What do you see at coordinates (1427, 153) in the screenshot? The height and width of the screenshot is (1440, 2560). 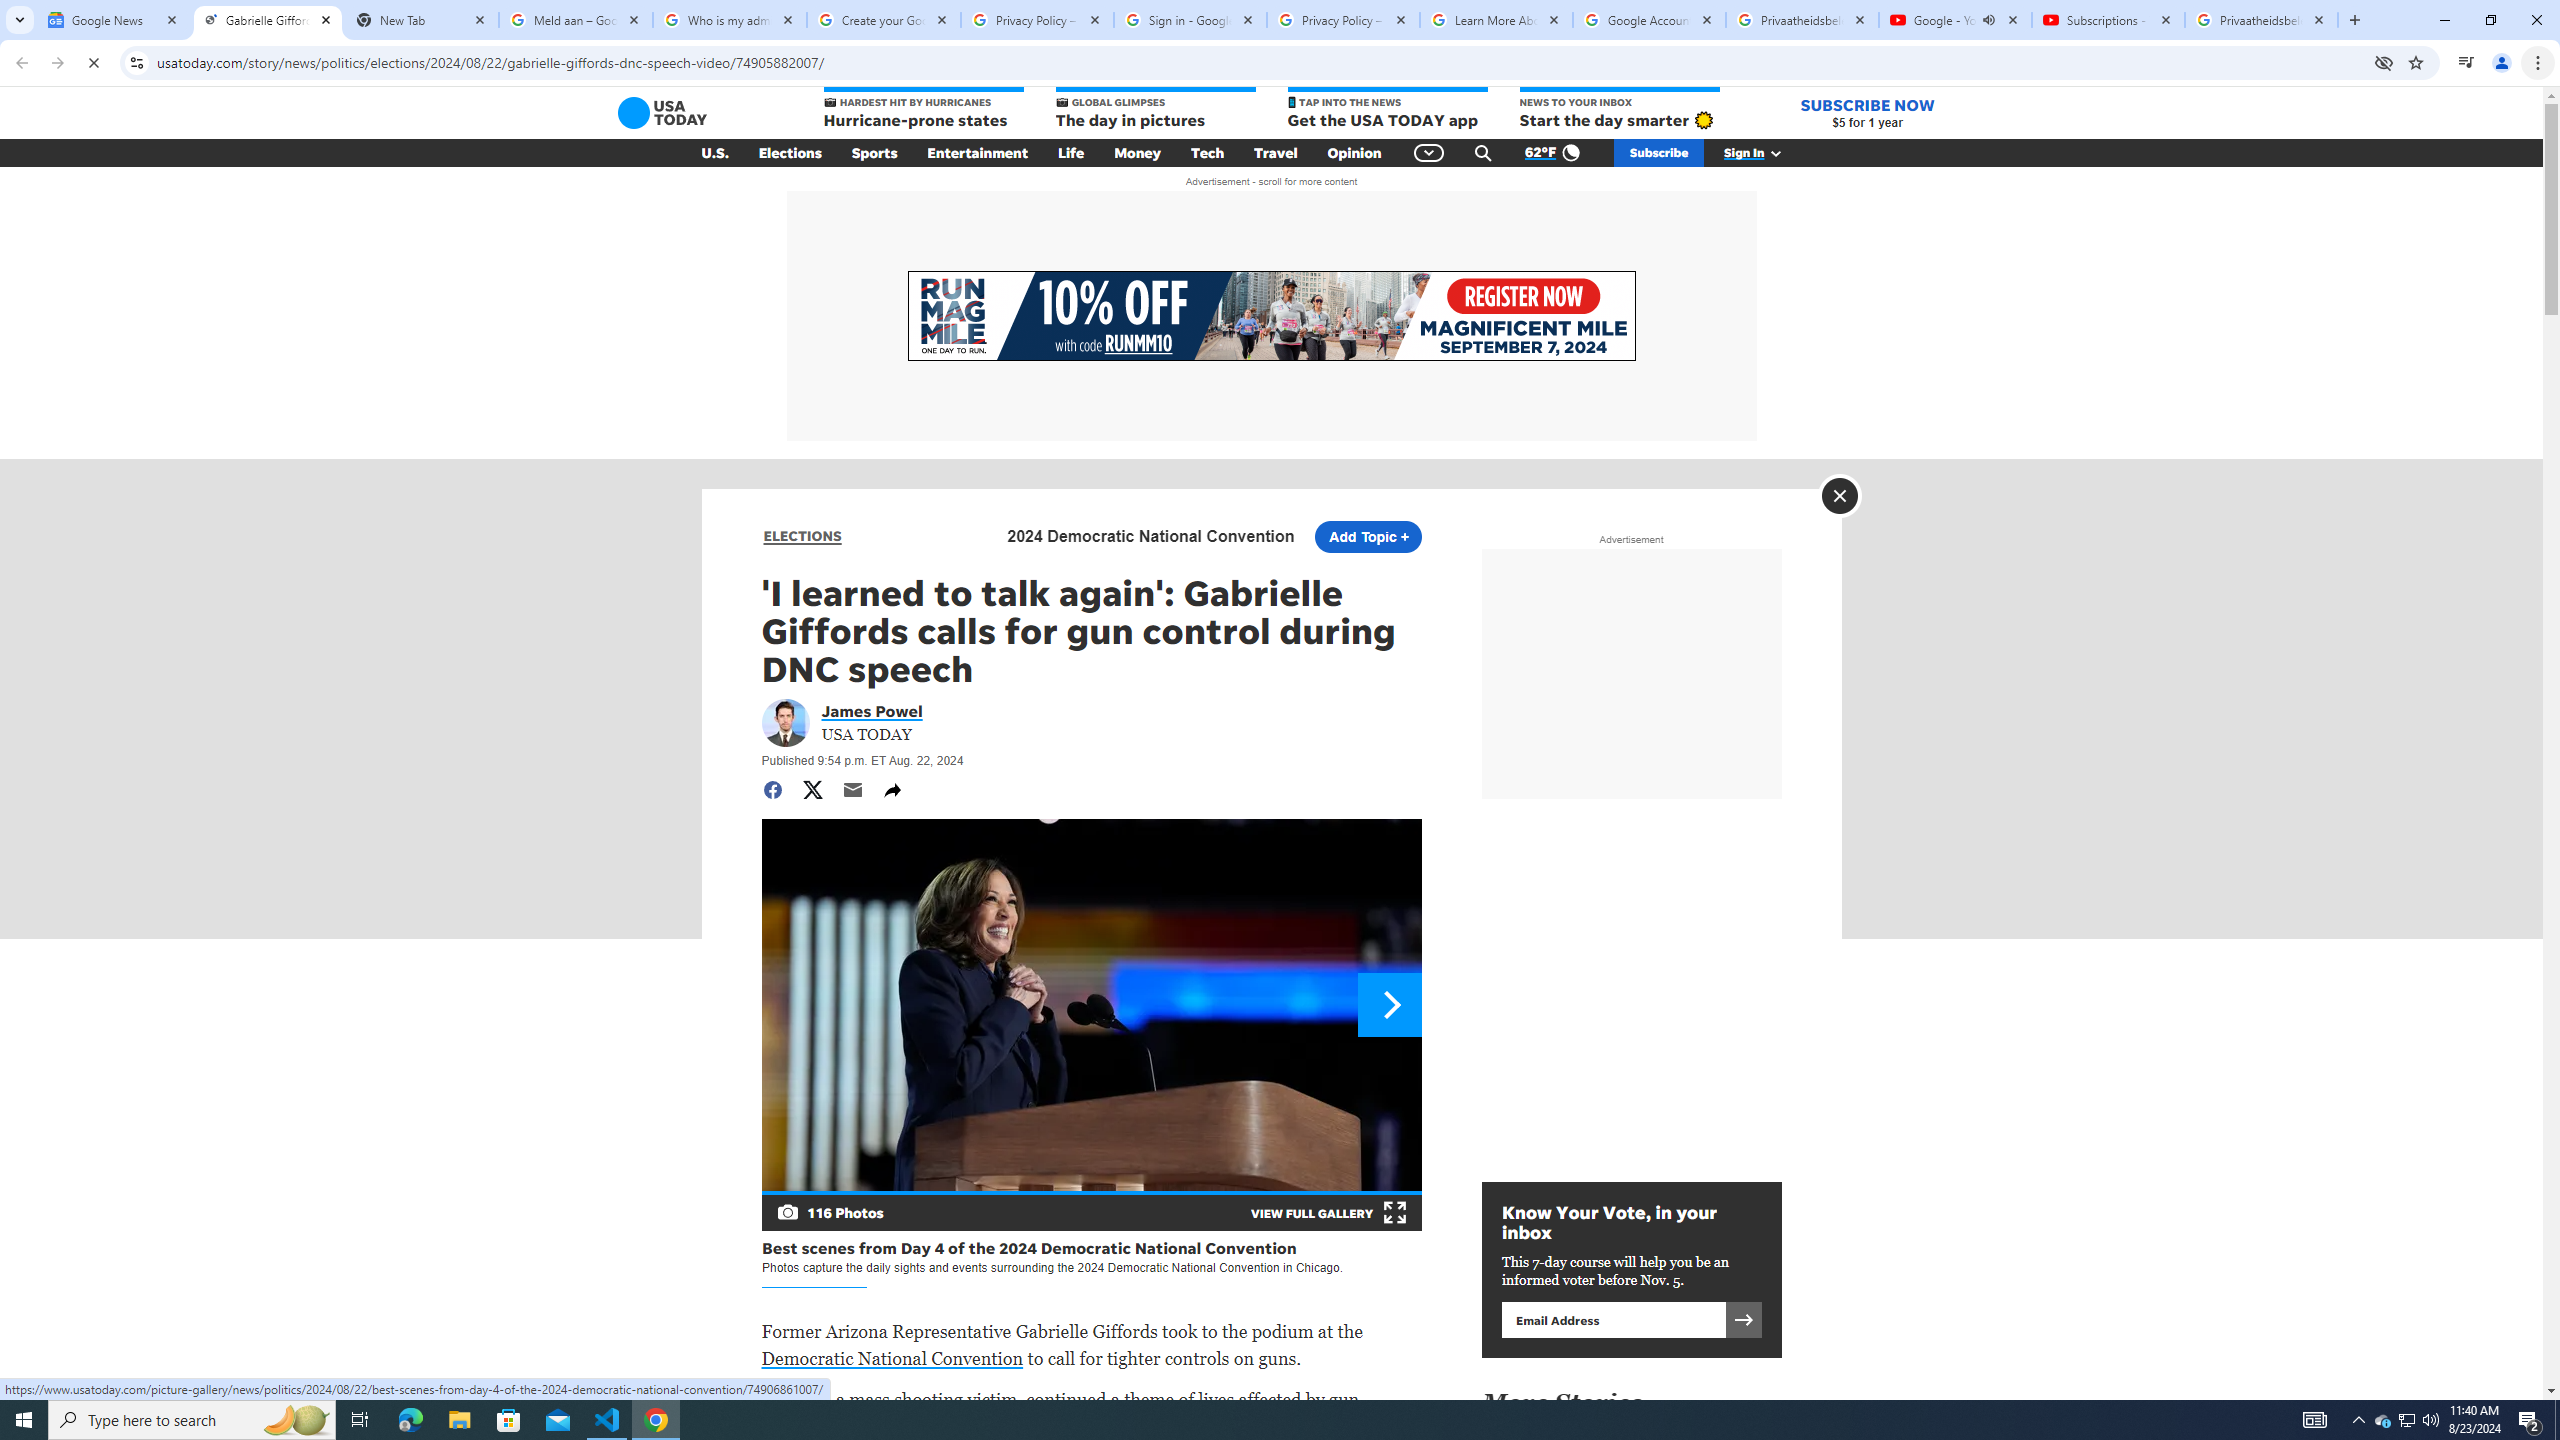 I see `'Global Navigation'` at bounding box center [1427, 153].